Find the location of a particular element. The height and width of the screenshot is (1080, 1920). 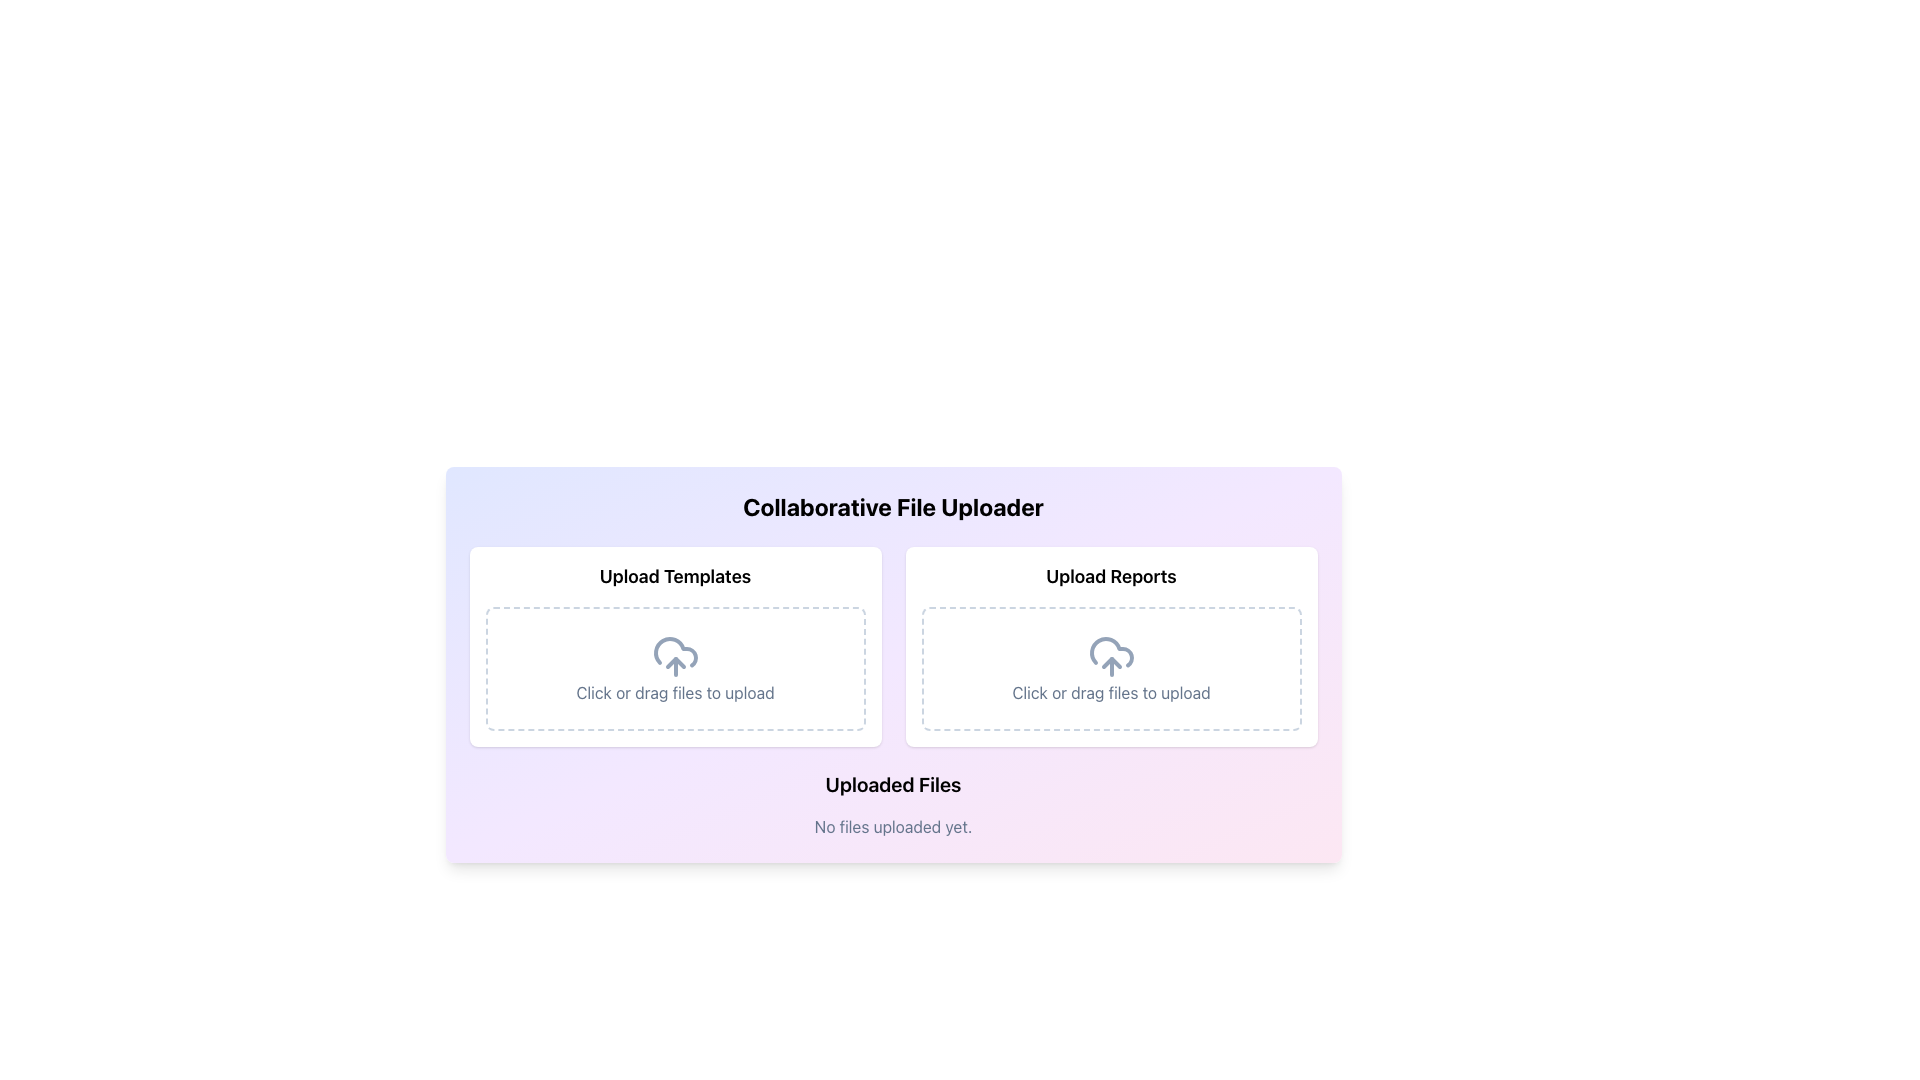

the static text element that informs the user that no files are currently uploaded, which is located below the heading 'Uploaded Files' in the interface is located at coordinates (892, 826).